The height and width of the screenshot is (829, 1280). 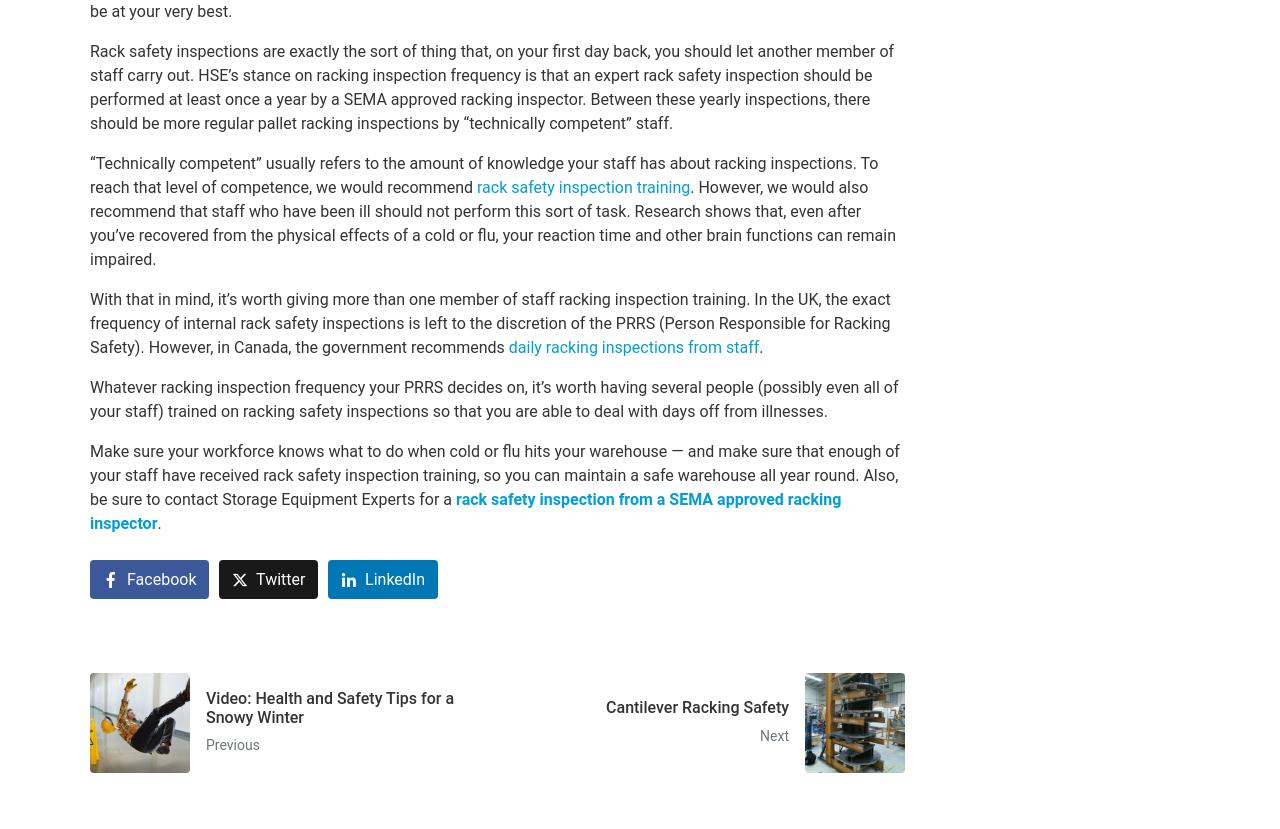 What do you see at coordinates (493, 399) in the screenshot?
I see `'Whatever racking inspection frequency your PRRS decides on, it’s worth having several people (possibly even all of your staff) trained on racking safety inspections so that you are able to deal with days off from illnesses.'` at bounding box center [493, 399].